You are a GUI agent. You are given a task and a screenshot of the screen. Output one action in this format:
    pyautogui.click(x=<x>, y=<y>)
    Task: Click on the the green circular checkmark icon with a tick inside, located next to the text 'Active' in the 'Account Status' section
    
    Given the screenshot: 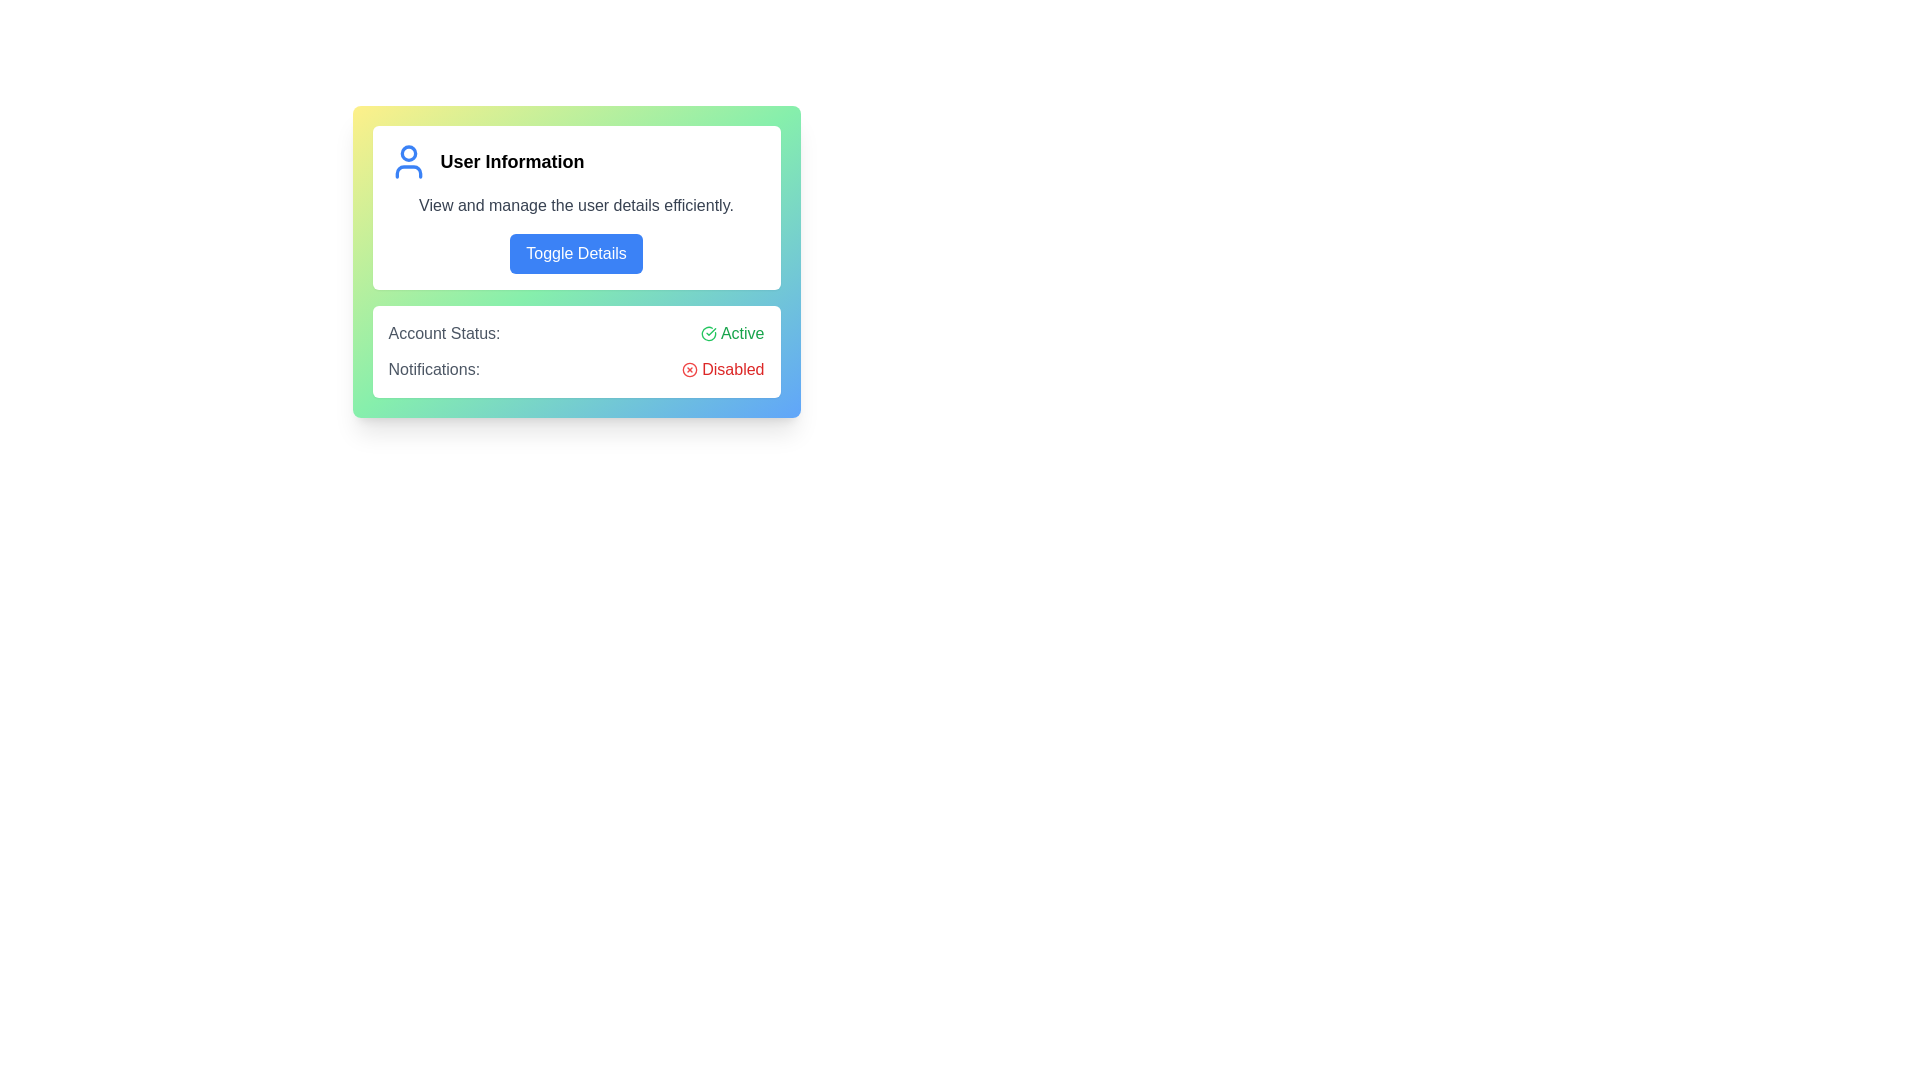 What is the action you would take?
    pyautogui.click(x=708, y=333)
    